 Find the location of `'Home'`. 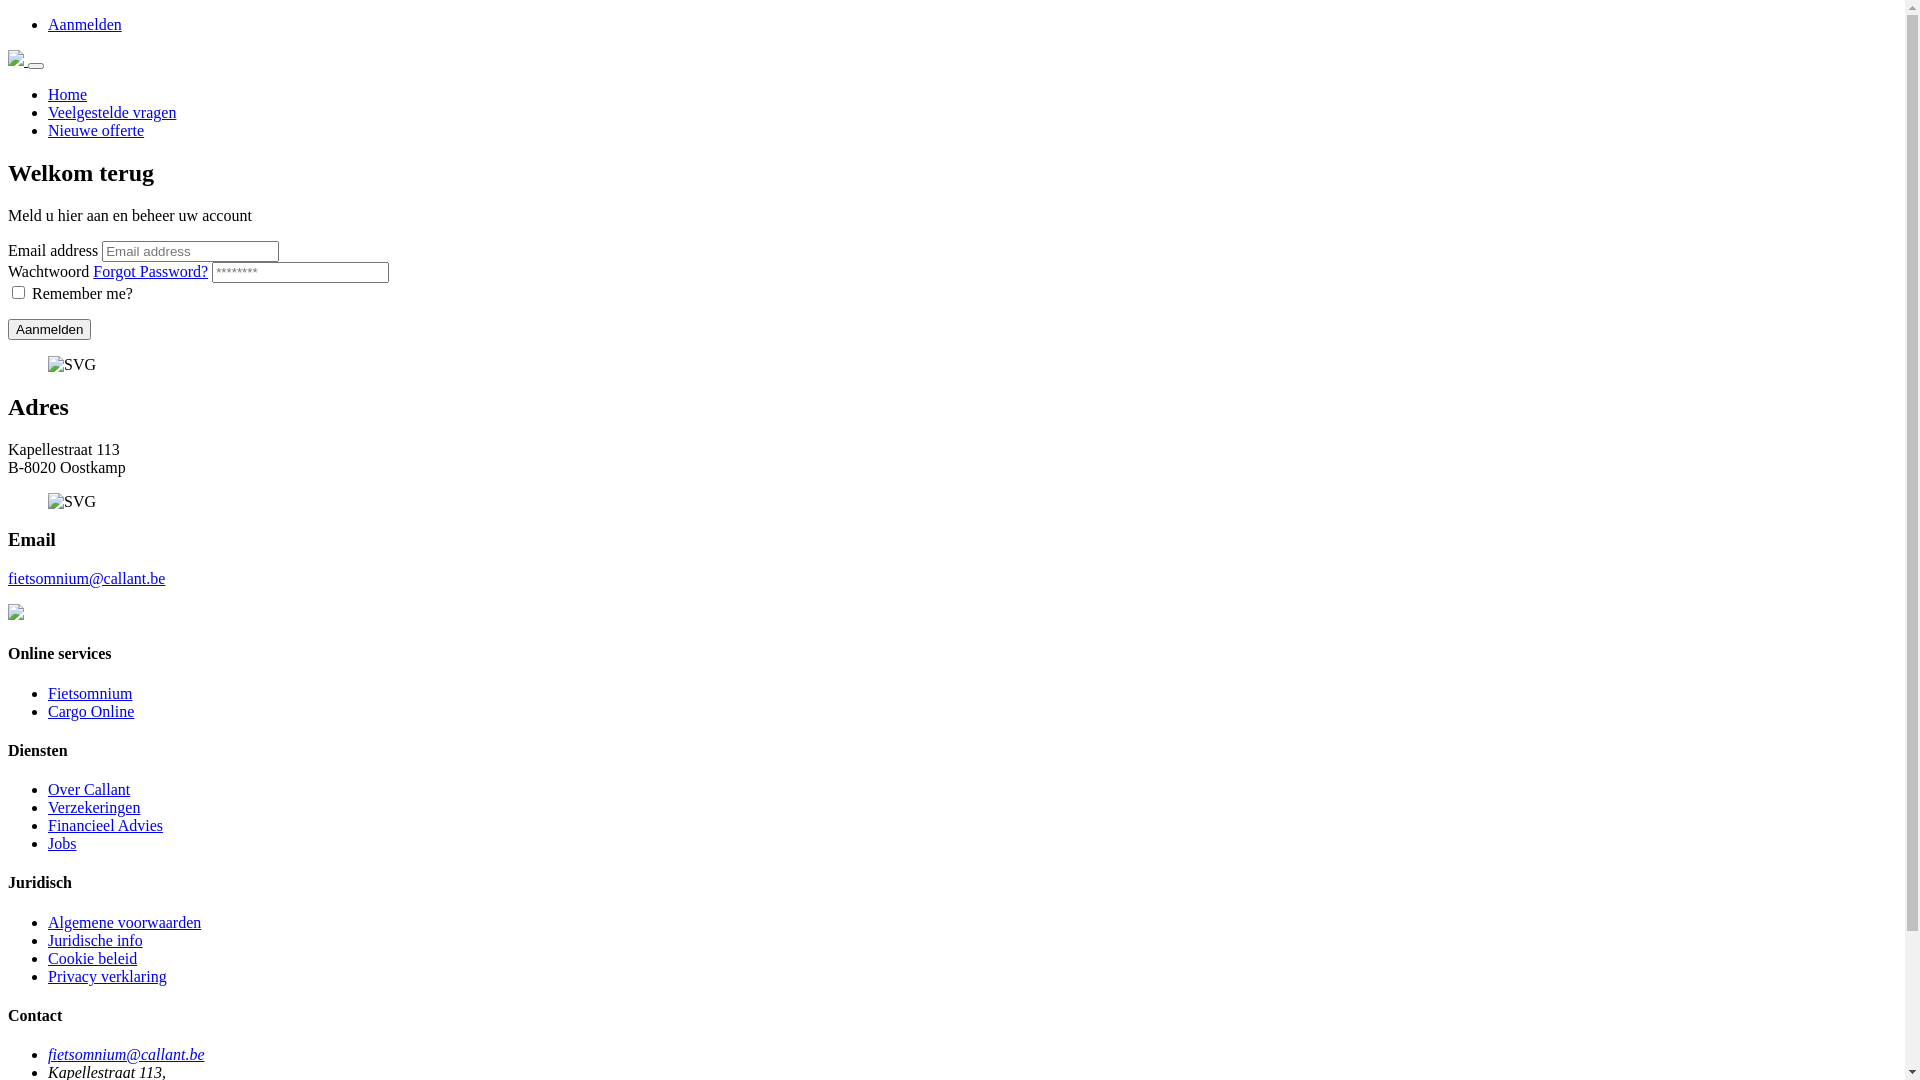

'Home' is located at coordinates (67, 94).